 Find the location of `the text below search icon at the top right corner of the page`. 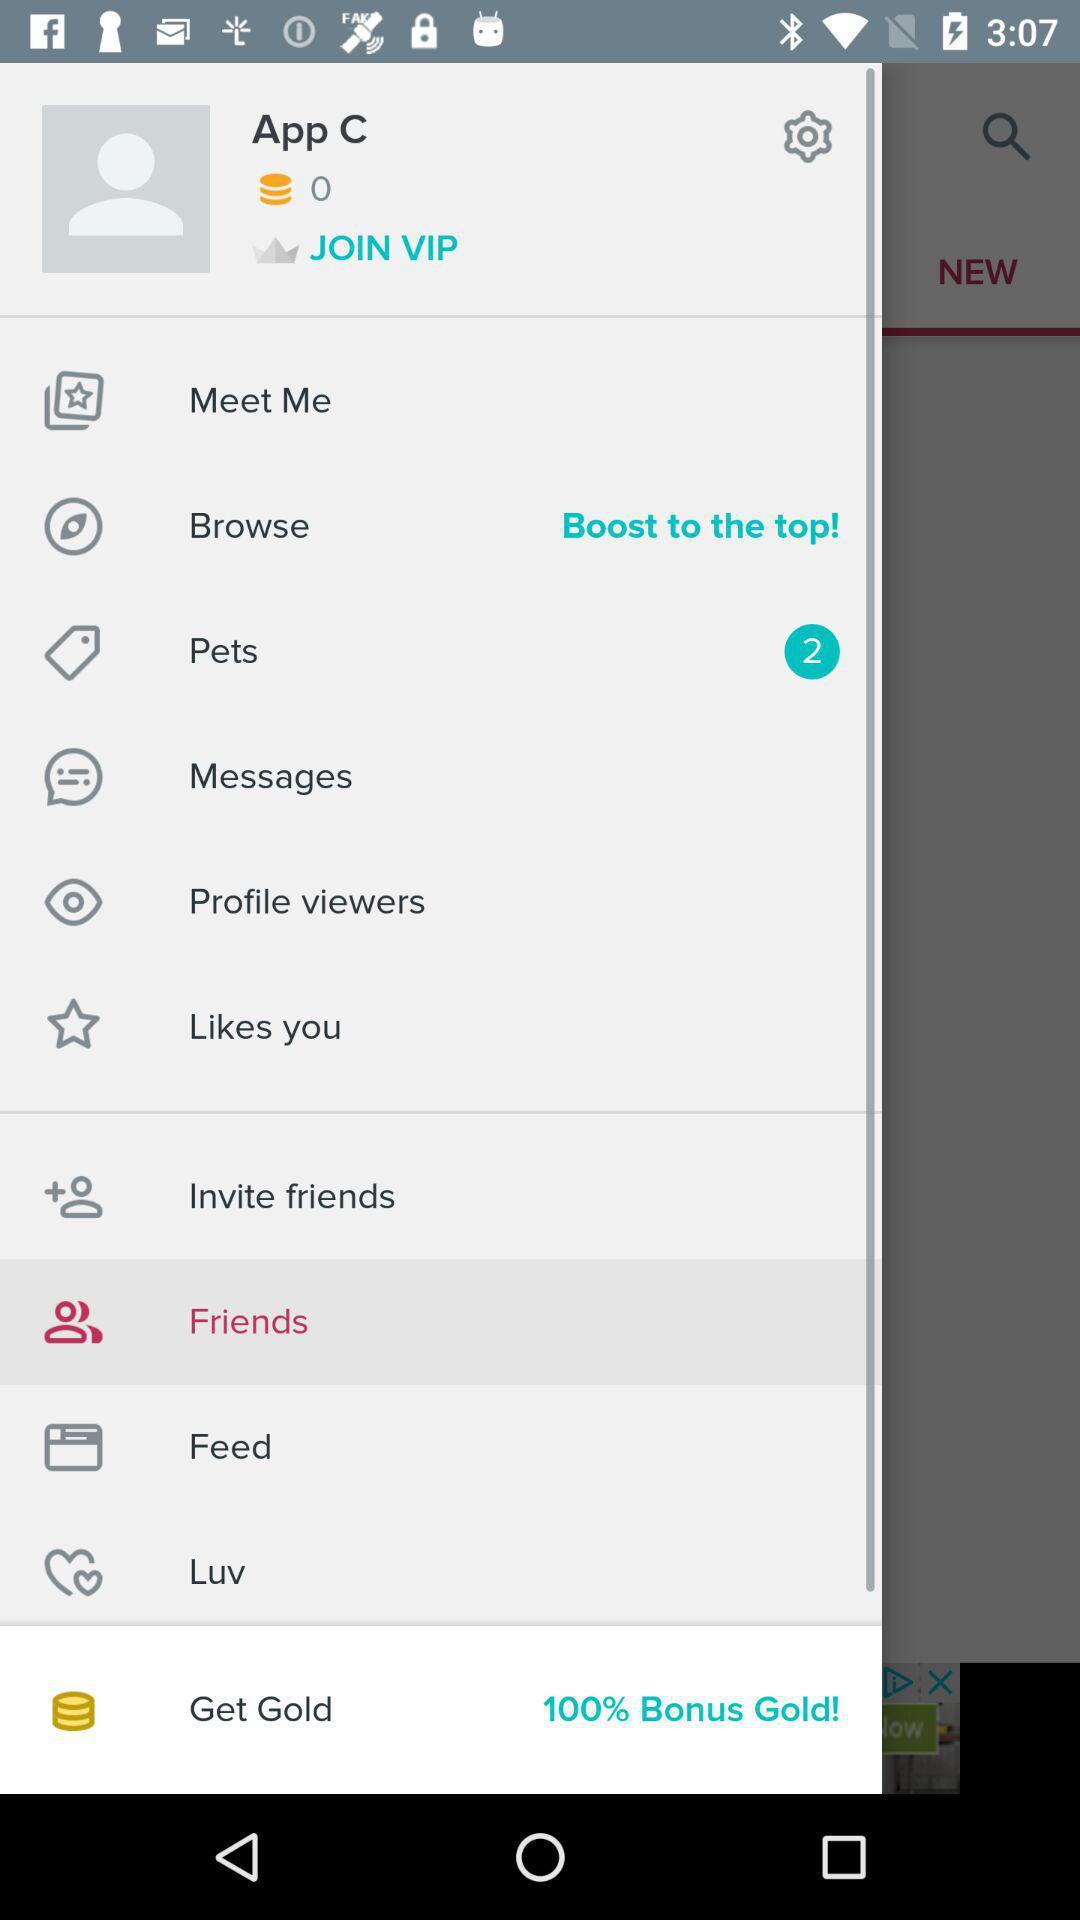

the text below search icon at the top right corner of the page is located at coordinates (977, 272).